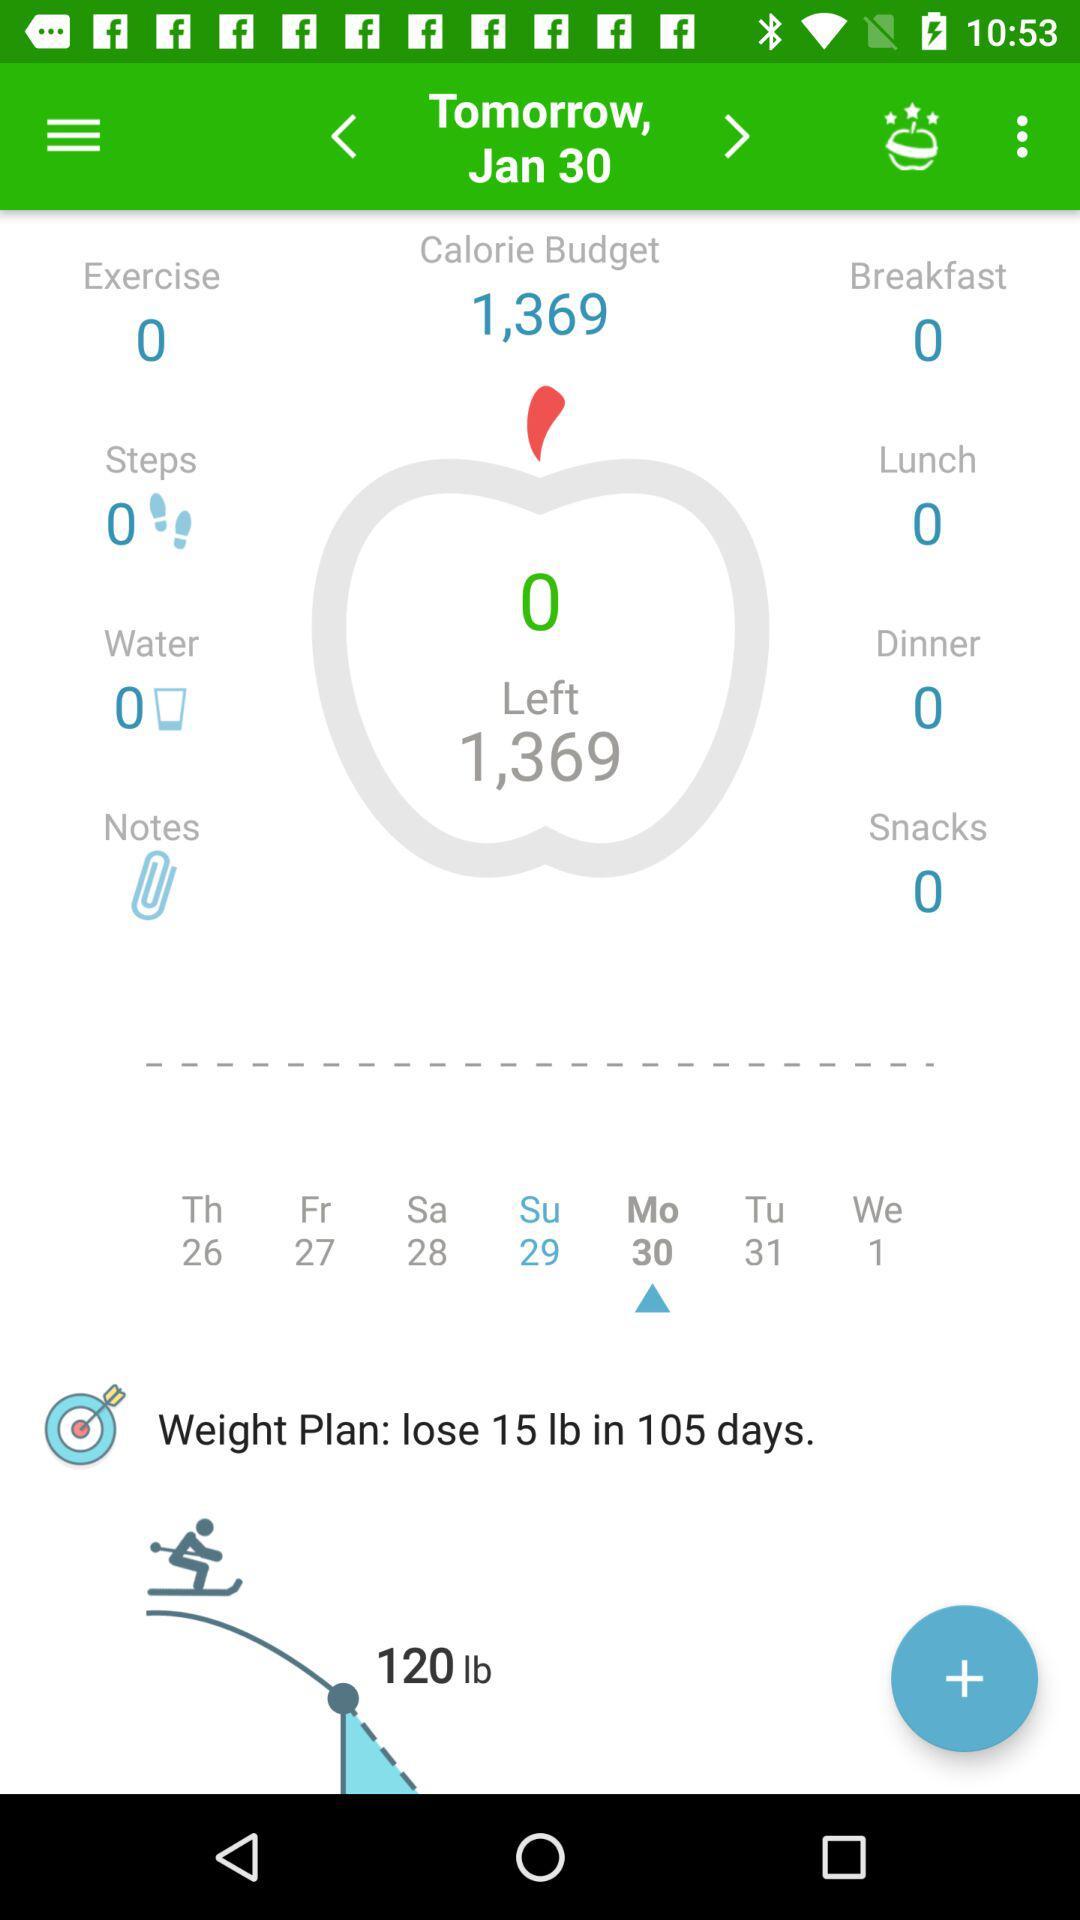 The width and height of the screenshot is (1080, 1920). I want to click on data, so click(963, 1678).